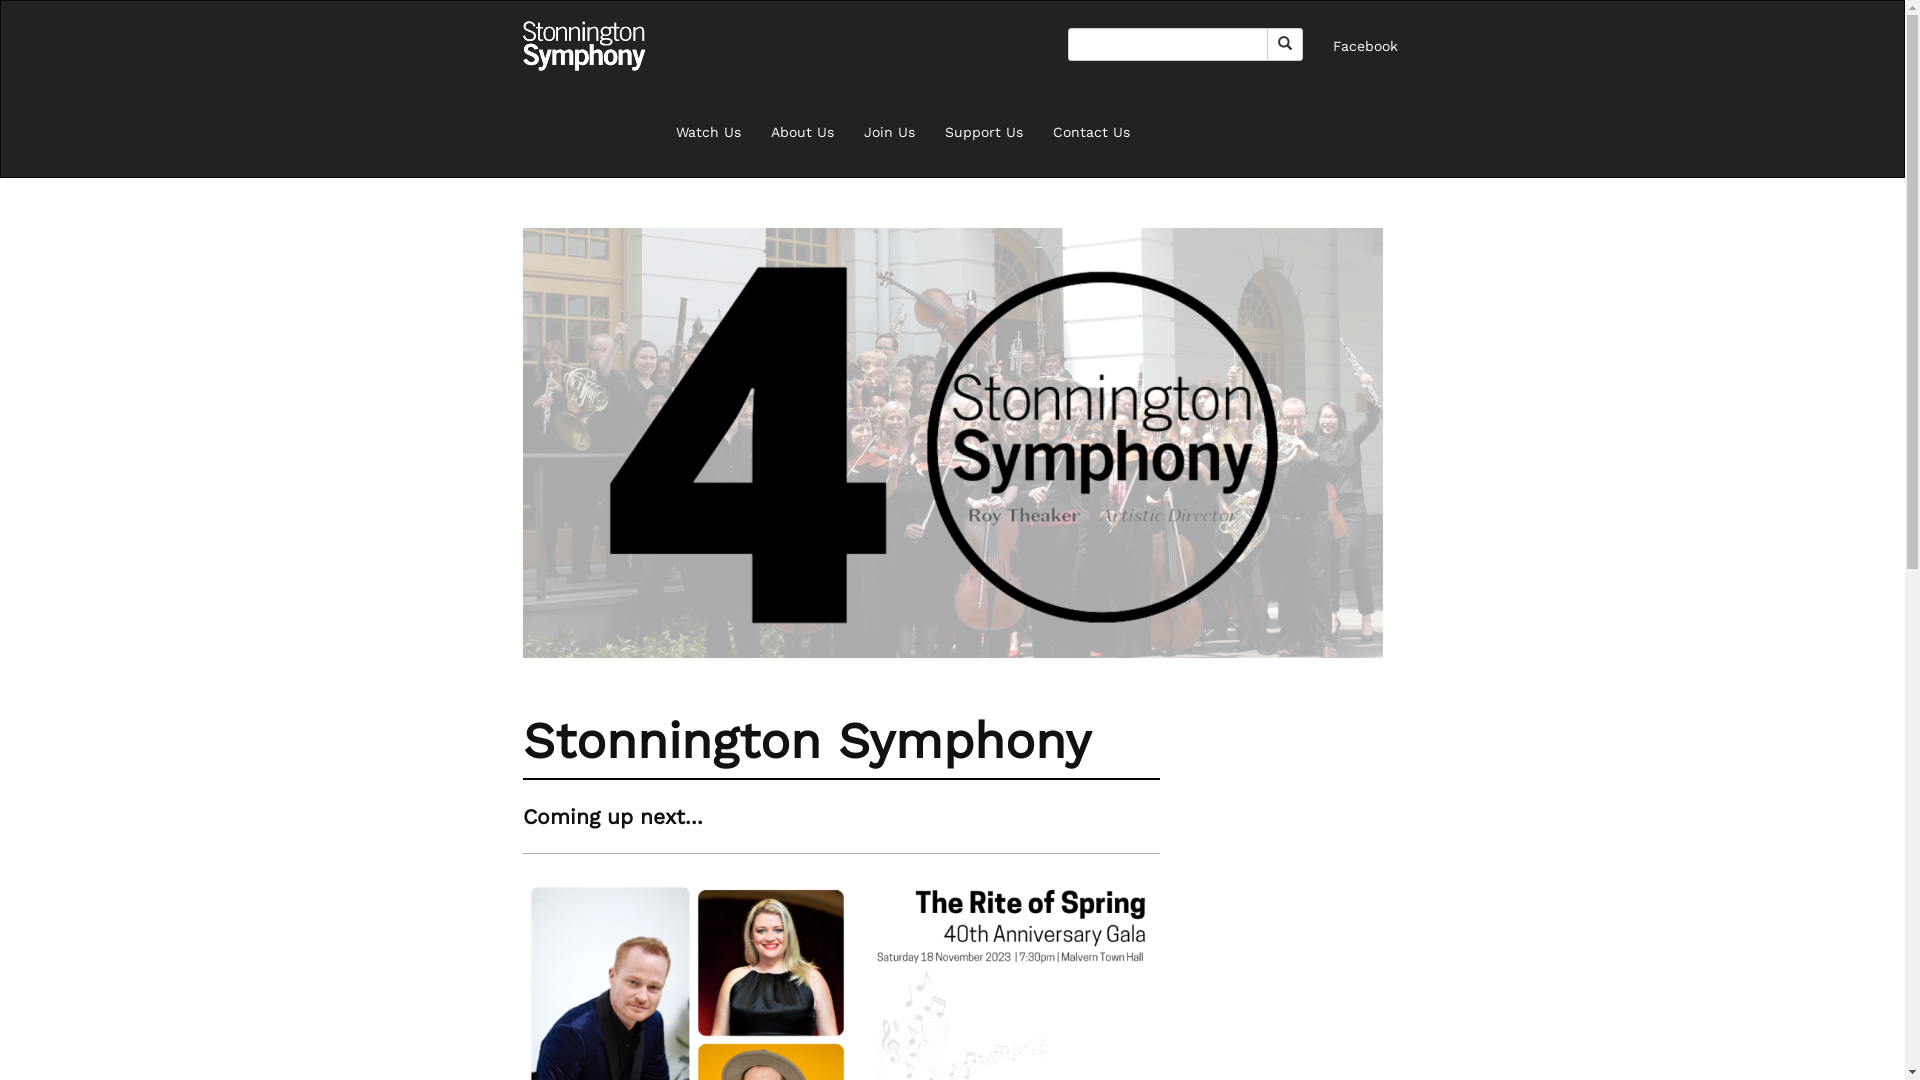  What do you see at coordinates (1318, 45) in the screenshot?
I see `'Facebook'` at bounding box center [1318, 45].